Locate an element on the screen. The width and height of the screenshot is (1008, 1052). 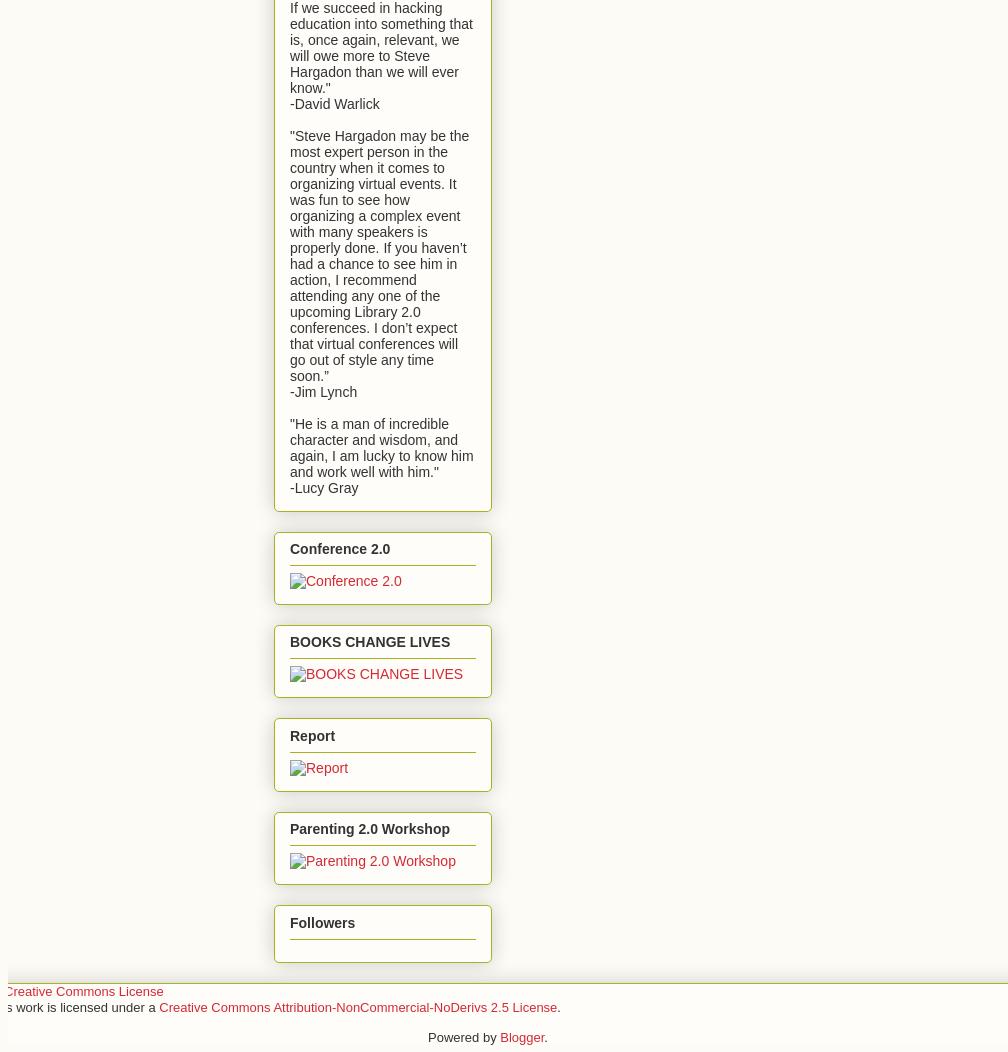
'-David Warlick' is located at coordinates (334, 102).